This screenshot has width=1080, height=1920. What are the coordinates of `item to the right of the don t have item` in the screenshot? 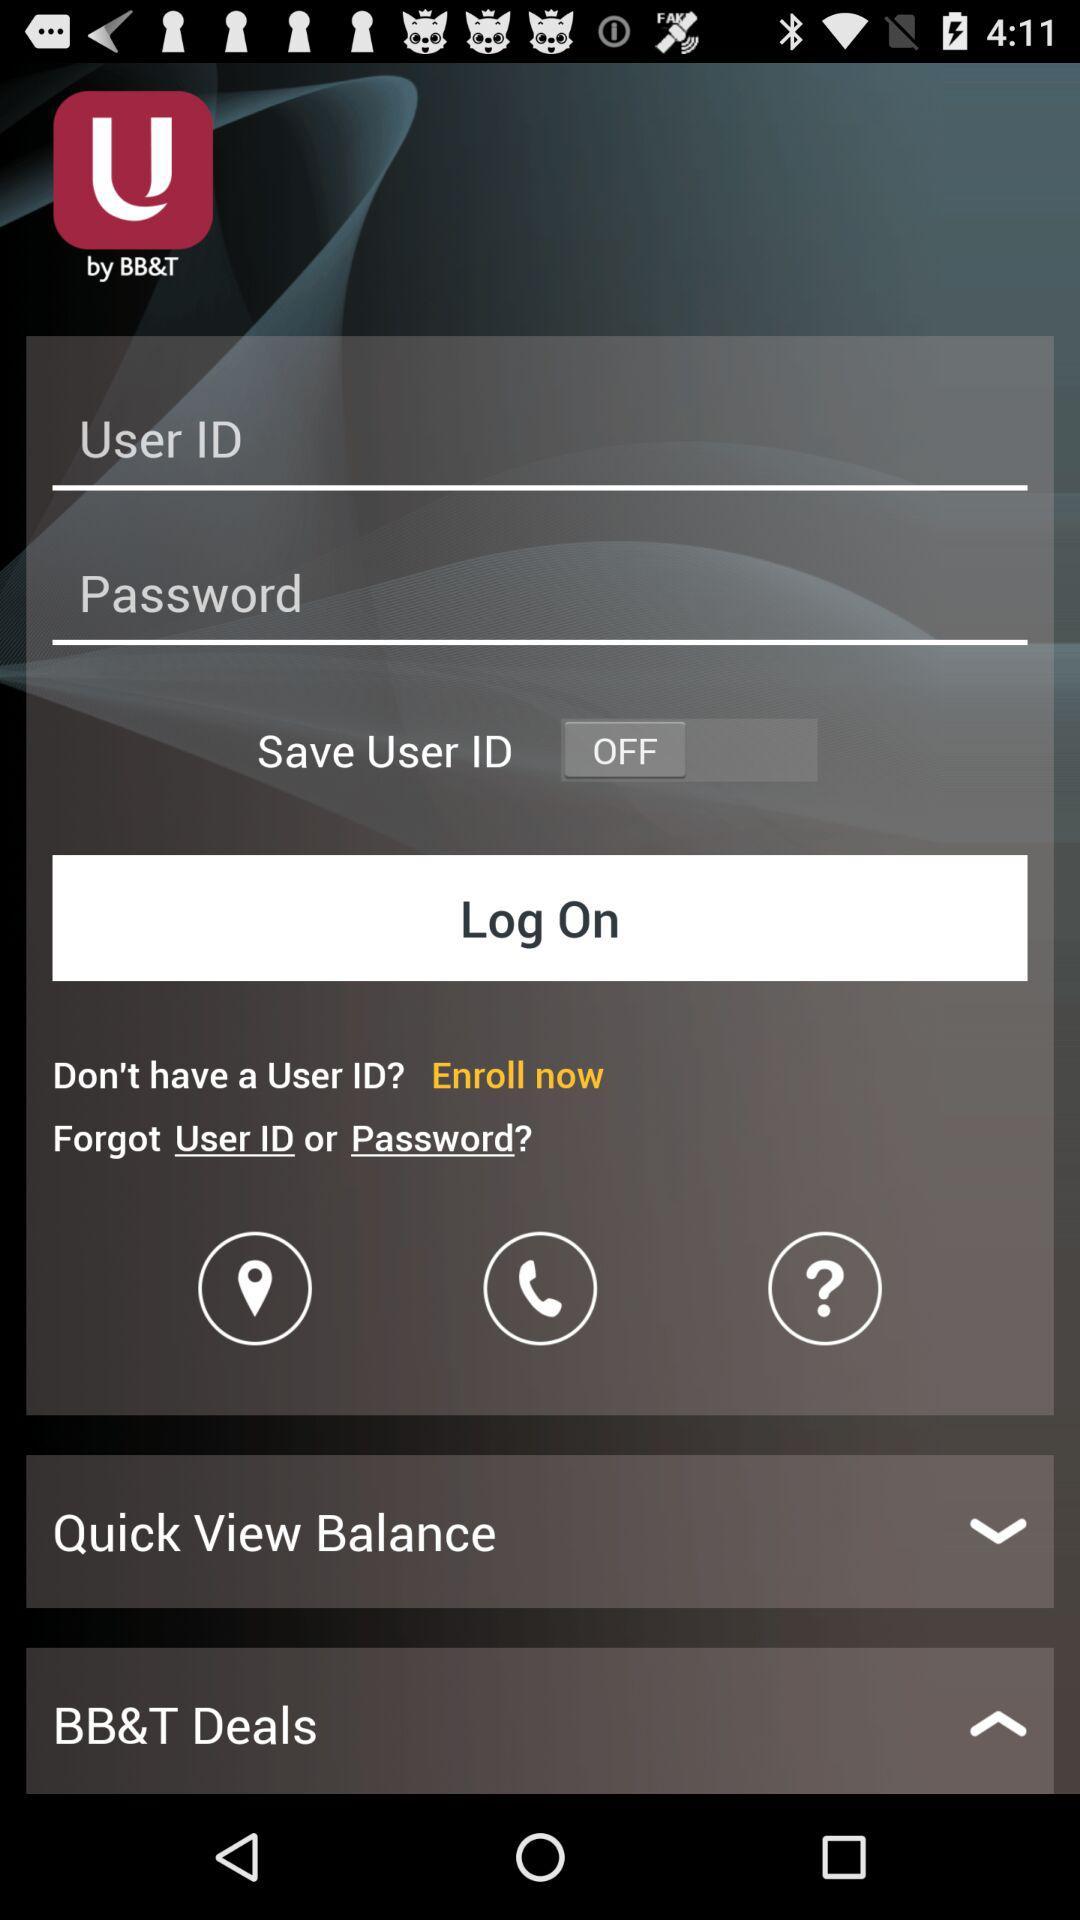 It's located at (516, 1073).